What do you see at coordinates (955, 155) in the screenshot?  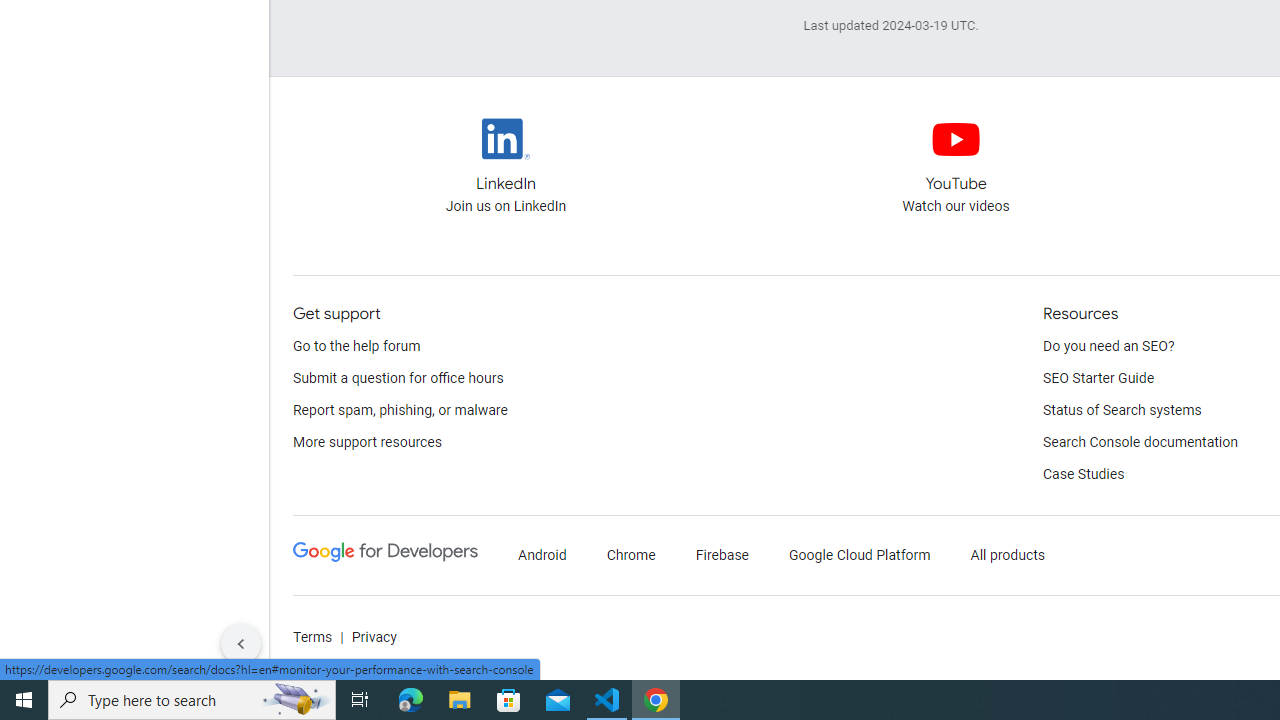 I see `'Google Search Central YouTube channel'` at bounding box center [955, 155].